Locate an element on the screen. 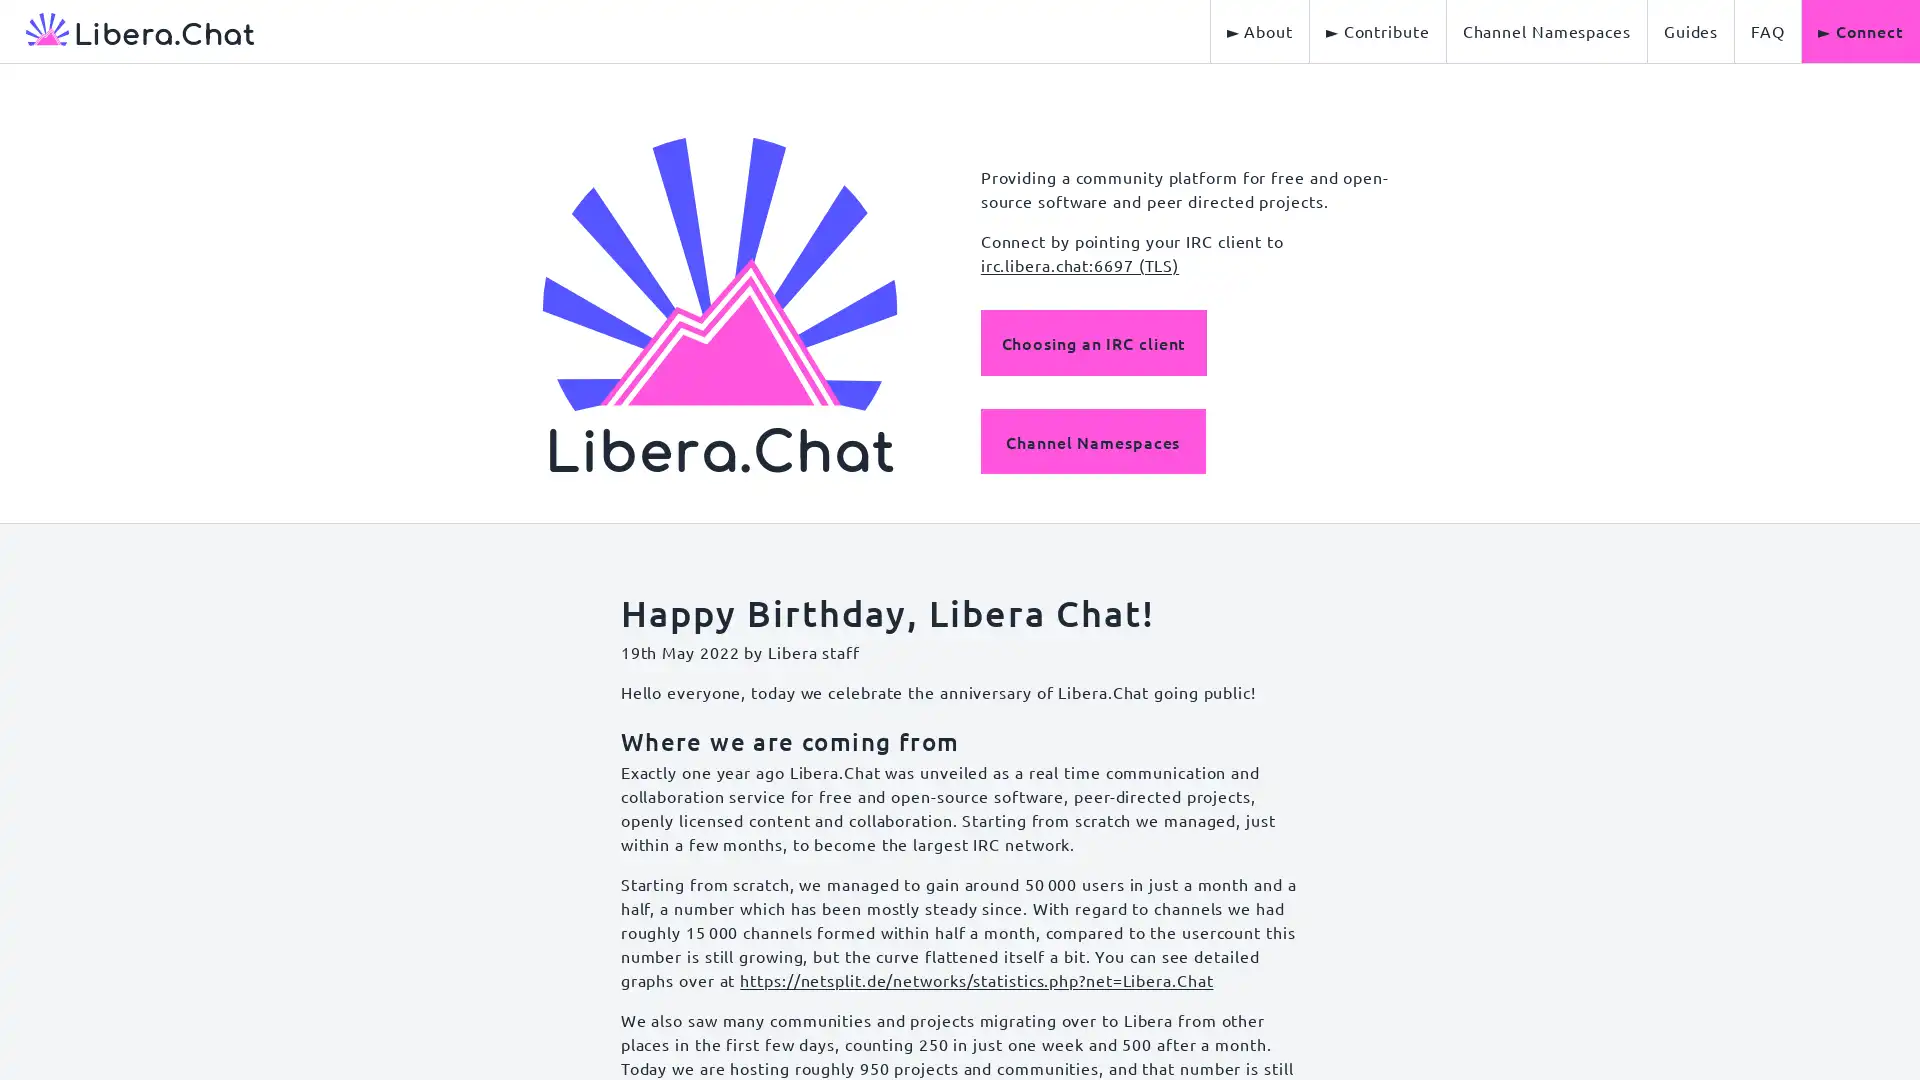  Choosing an IRC client is located at coordinates (1092, 341).